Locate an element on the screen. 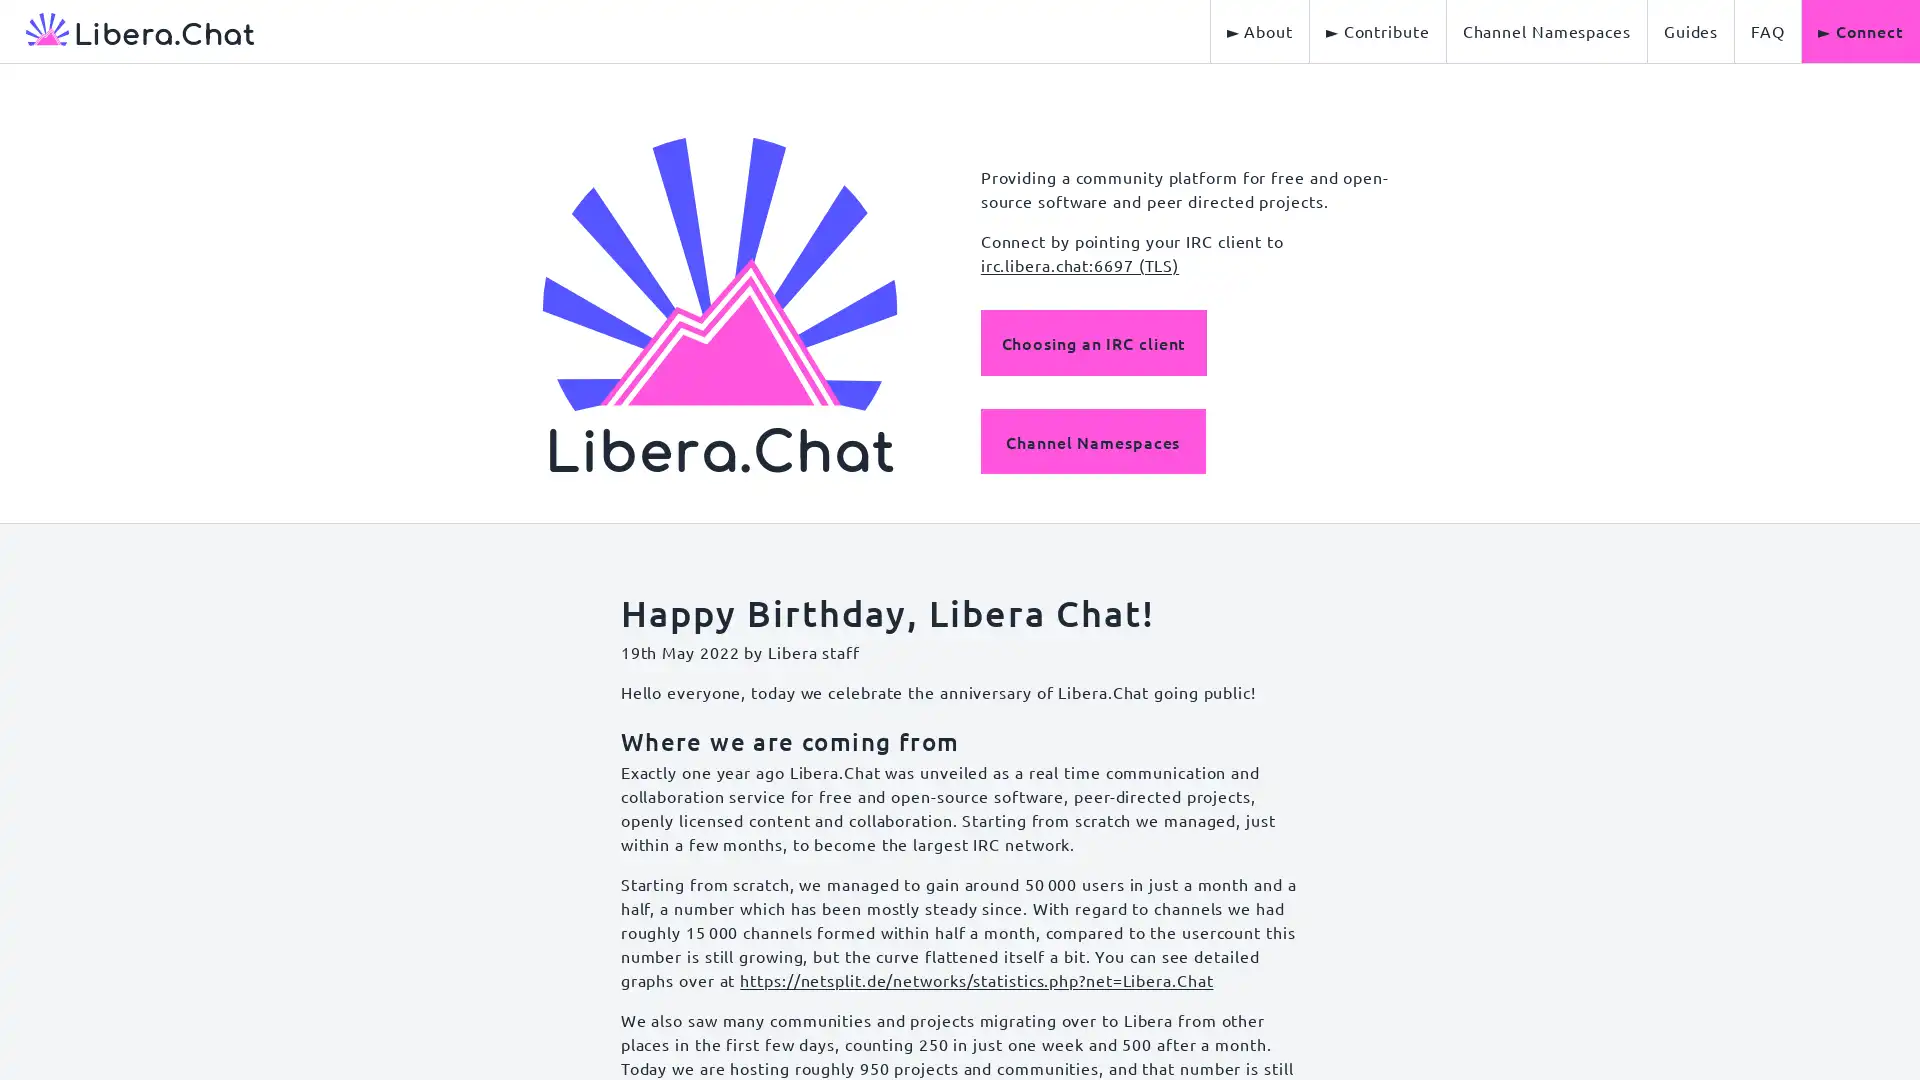  Choosing an IRC client is located at coordinates (1092, 341).